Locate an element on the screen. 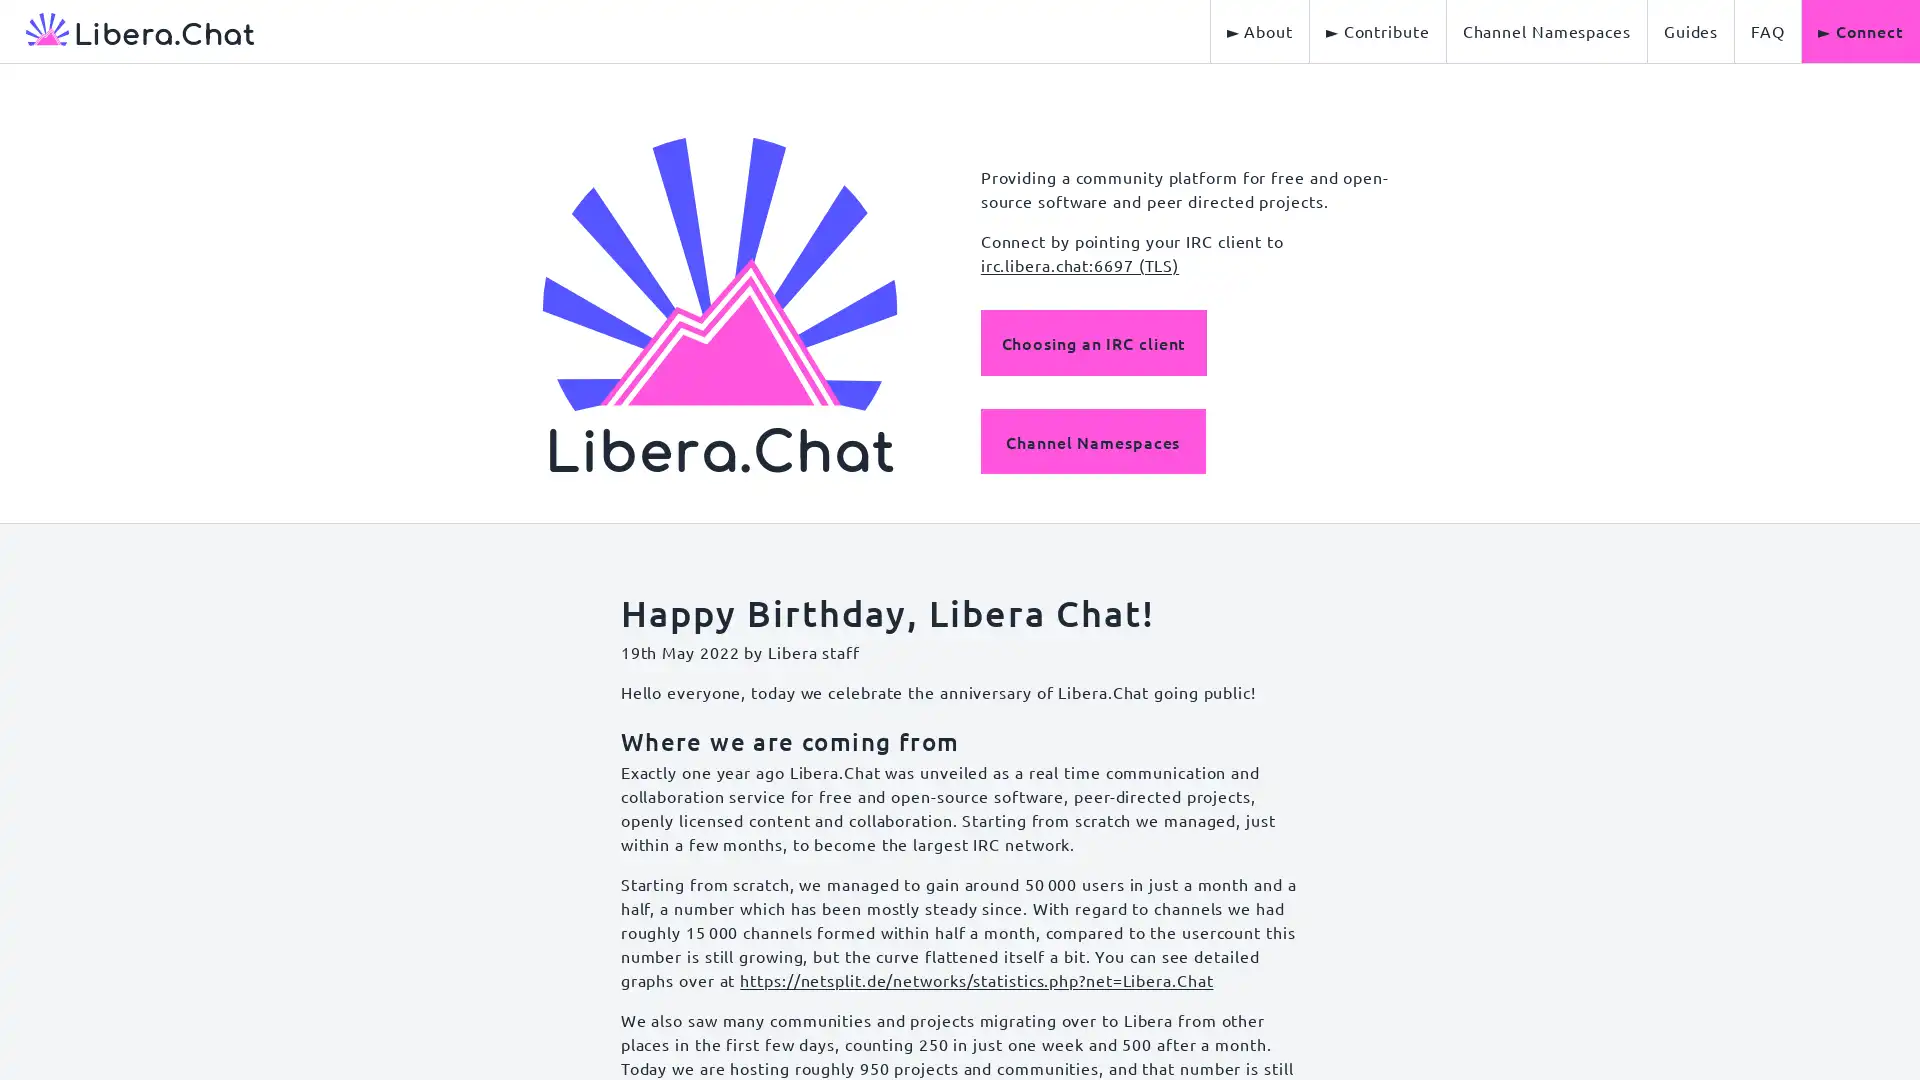  Choosing an IRC client is located at coordinates (1092, 341).